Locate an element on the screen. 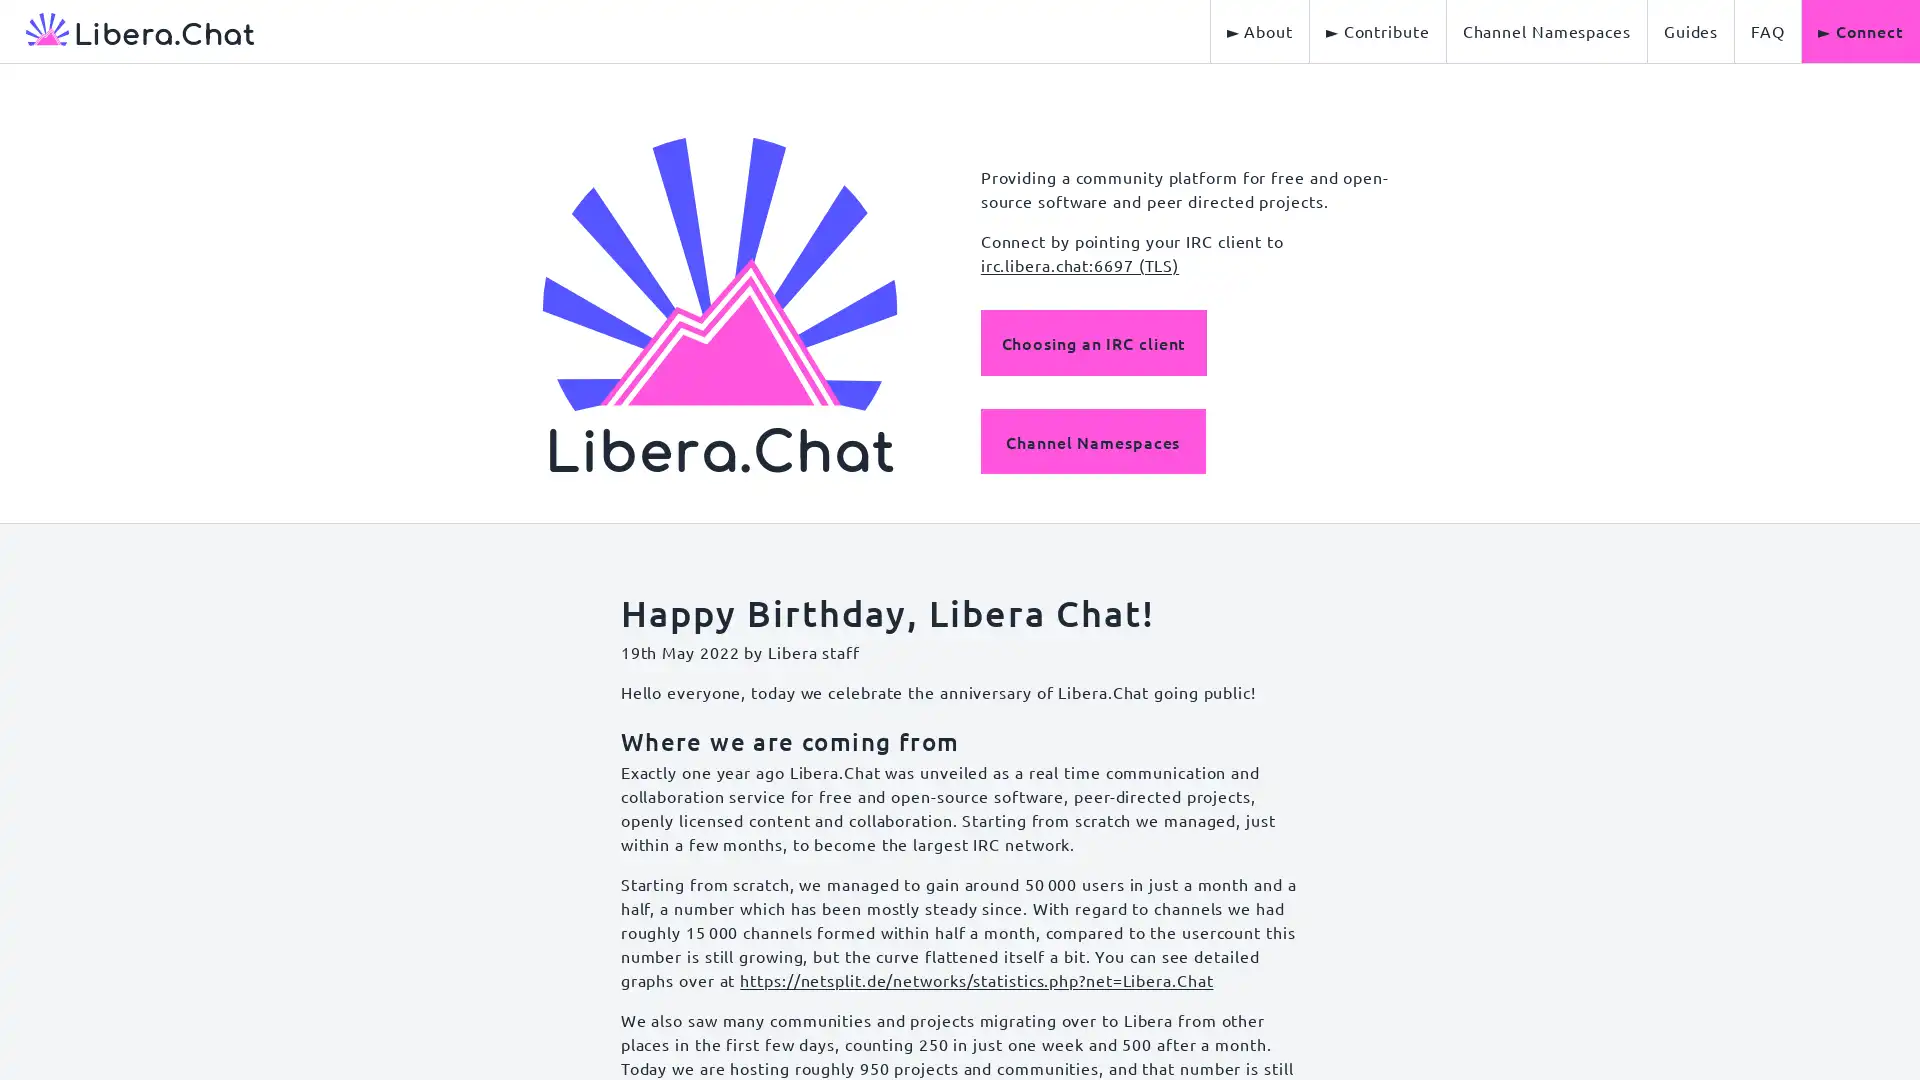  Choosing an IRC client is located at coordinates (1092, 341).